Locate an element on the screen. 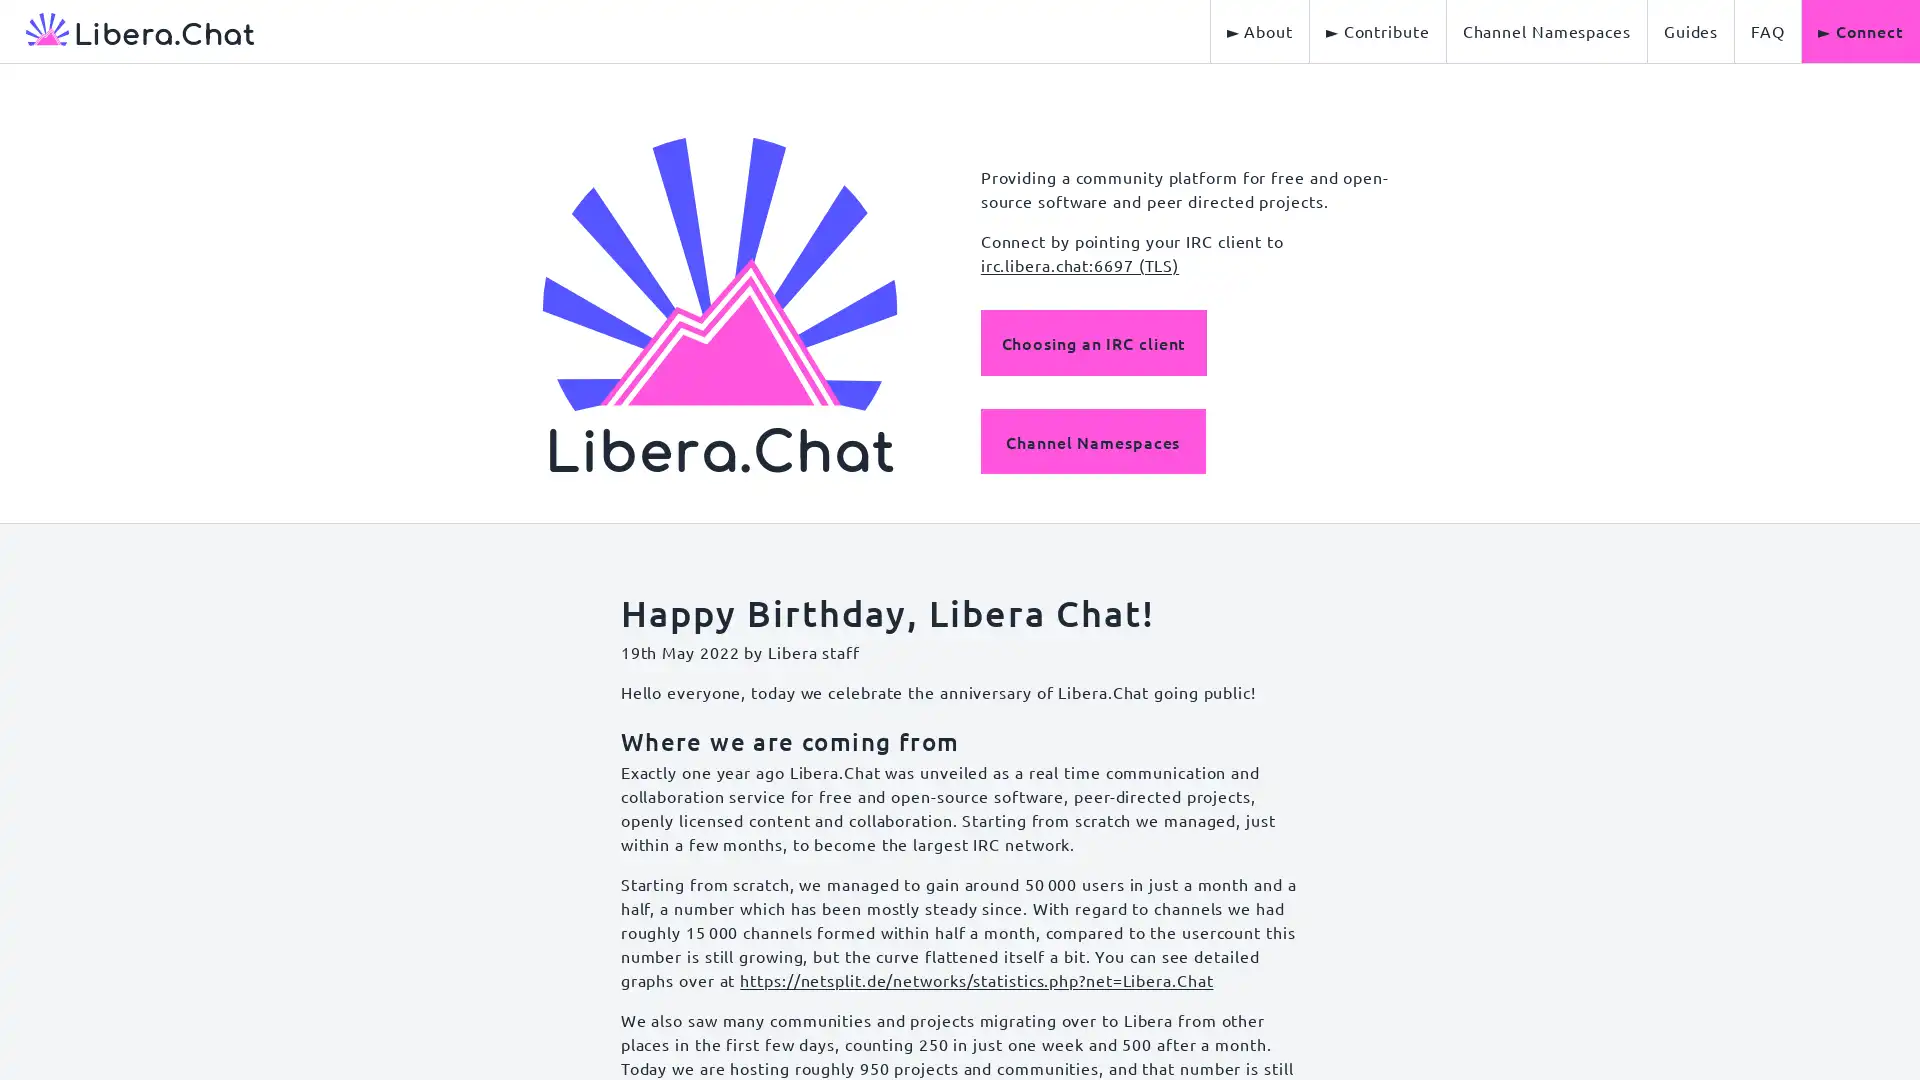  Choosing an IRC client is located at coordinates (1092, 341).